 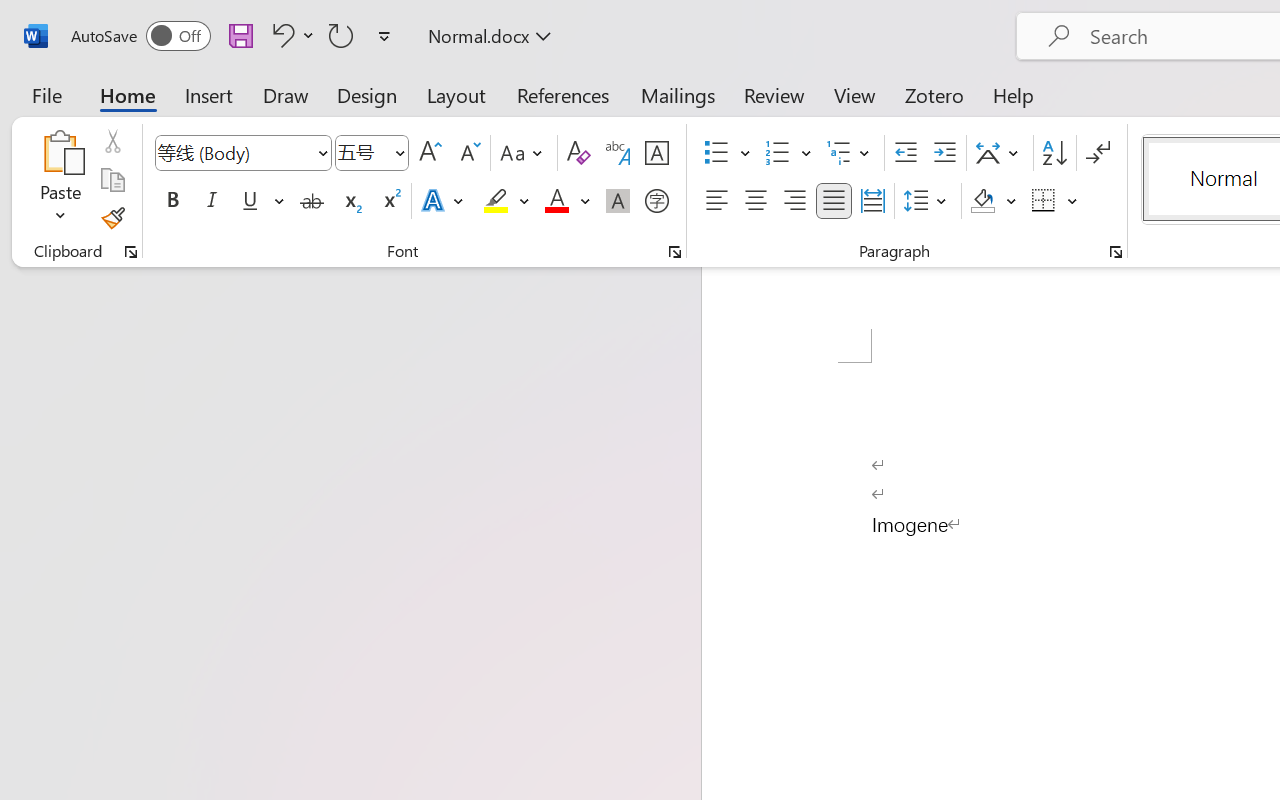 What do you see at coordinates (656, 153) in the screenshot?
I see `'Character Border'` at bounding box center [656, 153].